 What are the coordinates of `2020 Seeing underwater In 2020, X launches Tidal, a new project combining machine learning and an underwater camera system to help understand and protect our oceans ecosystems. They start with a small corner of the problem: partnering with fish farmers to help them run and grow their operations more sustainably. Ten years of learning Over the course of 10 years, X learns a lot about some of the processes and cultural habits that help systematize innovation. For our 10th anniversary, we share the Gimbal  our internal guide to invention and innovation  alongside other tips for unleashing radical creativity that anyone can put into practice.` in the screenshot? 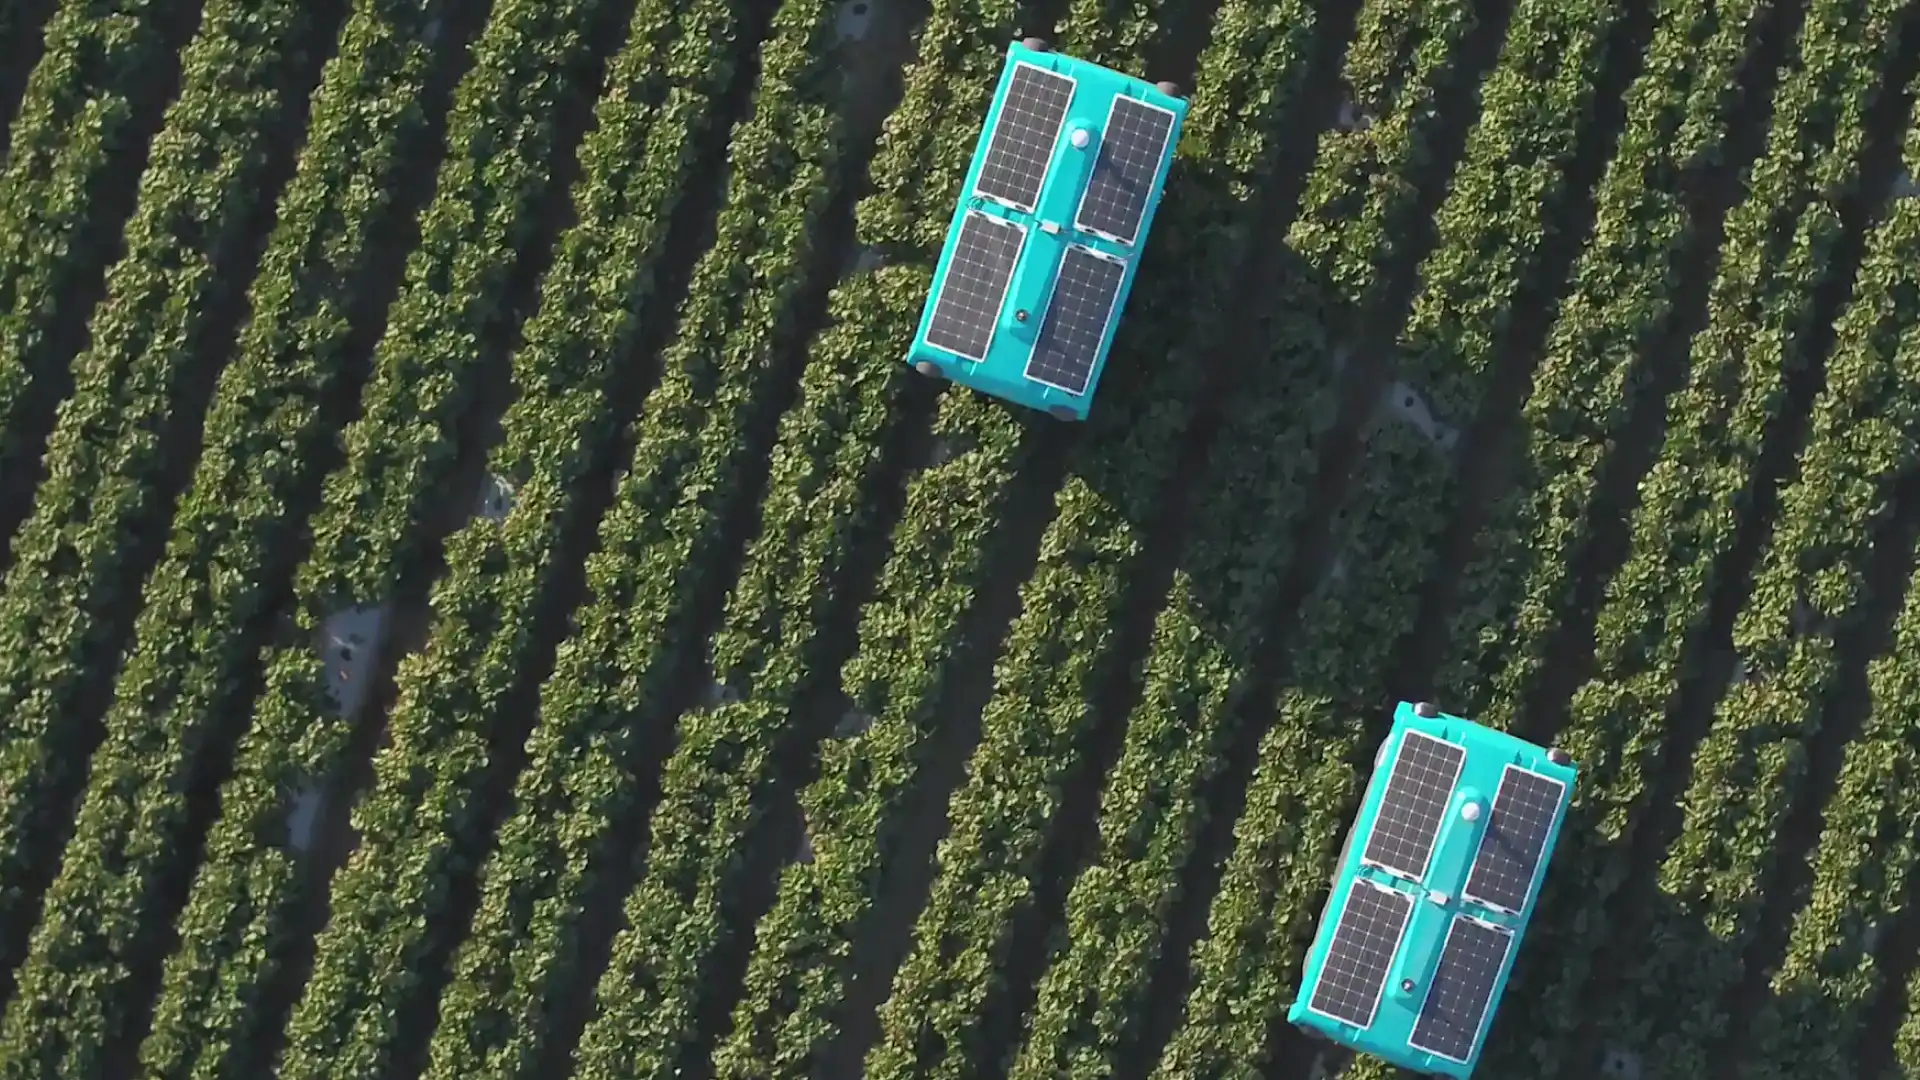 It's located at (905, 130).